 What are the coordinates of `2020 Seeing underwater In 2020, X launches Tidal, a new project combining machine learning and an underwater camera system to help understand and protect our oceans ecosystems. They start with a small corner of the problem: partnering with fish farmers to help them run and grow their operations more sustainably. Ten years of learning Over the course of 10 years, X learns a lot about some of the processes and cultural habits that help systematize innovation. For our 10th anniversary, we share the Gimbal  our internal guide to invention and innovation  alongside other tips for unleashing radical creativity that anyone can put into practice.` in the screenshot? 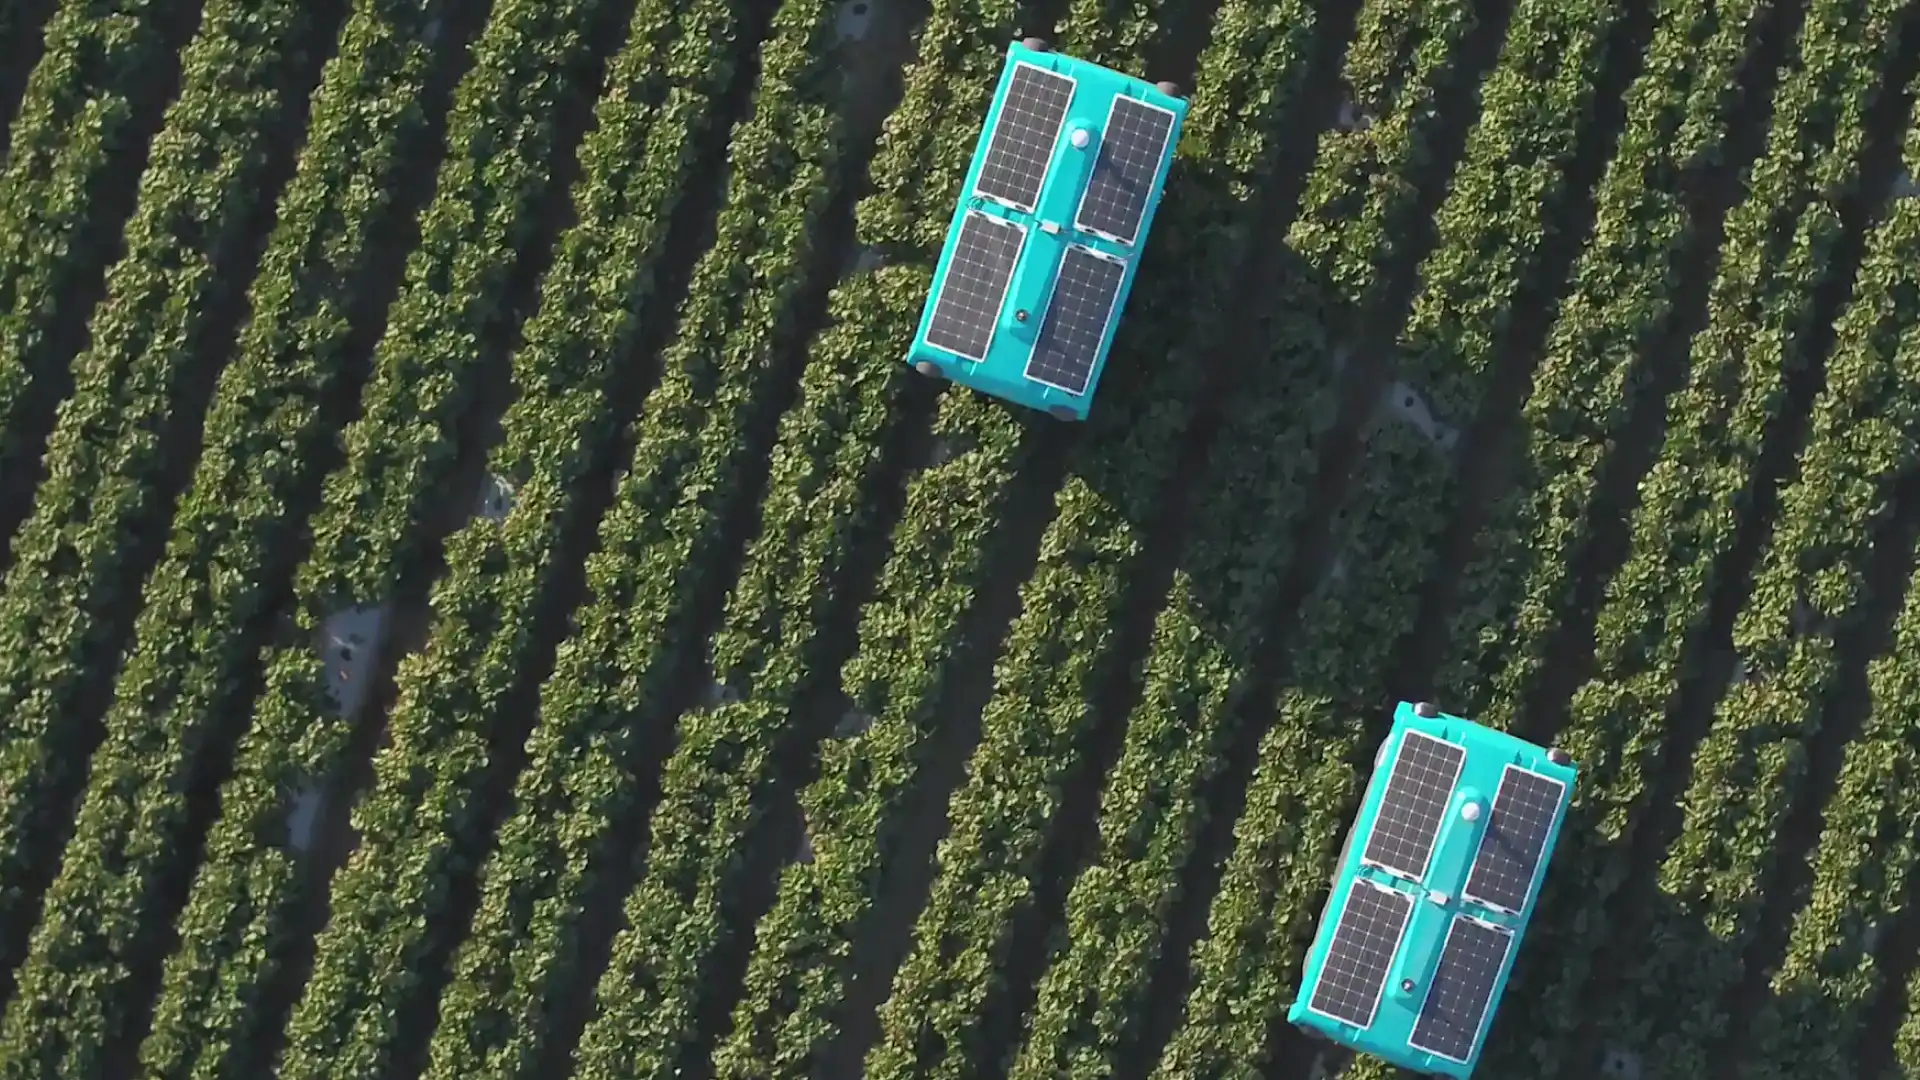 It's located at (905, 130).